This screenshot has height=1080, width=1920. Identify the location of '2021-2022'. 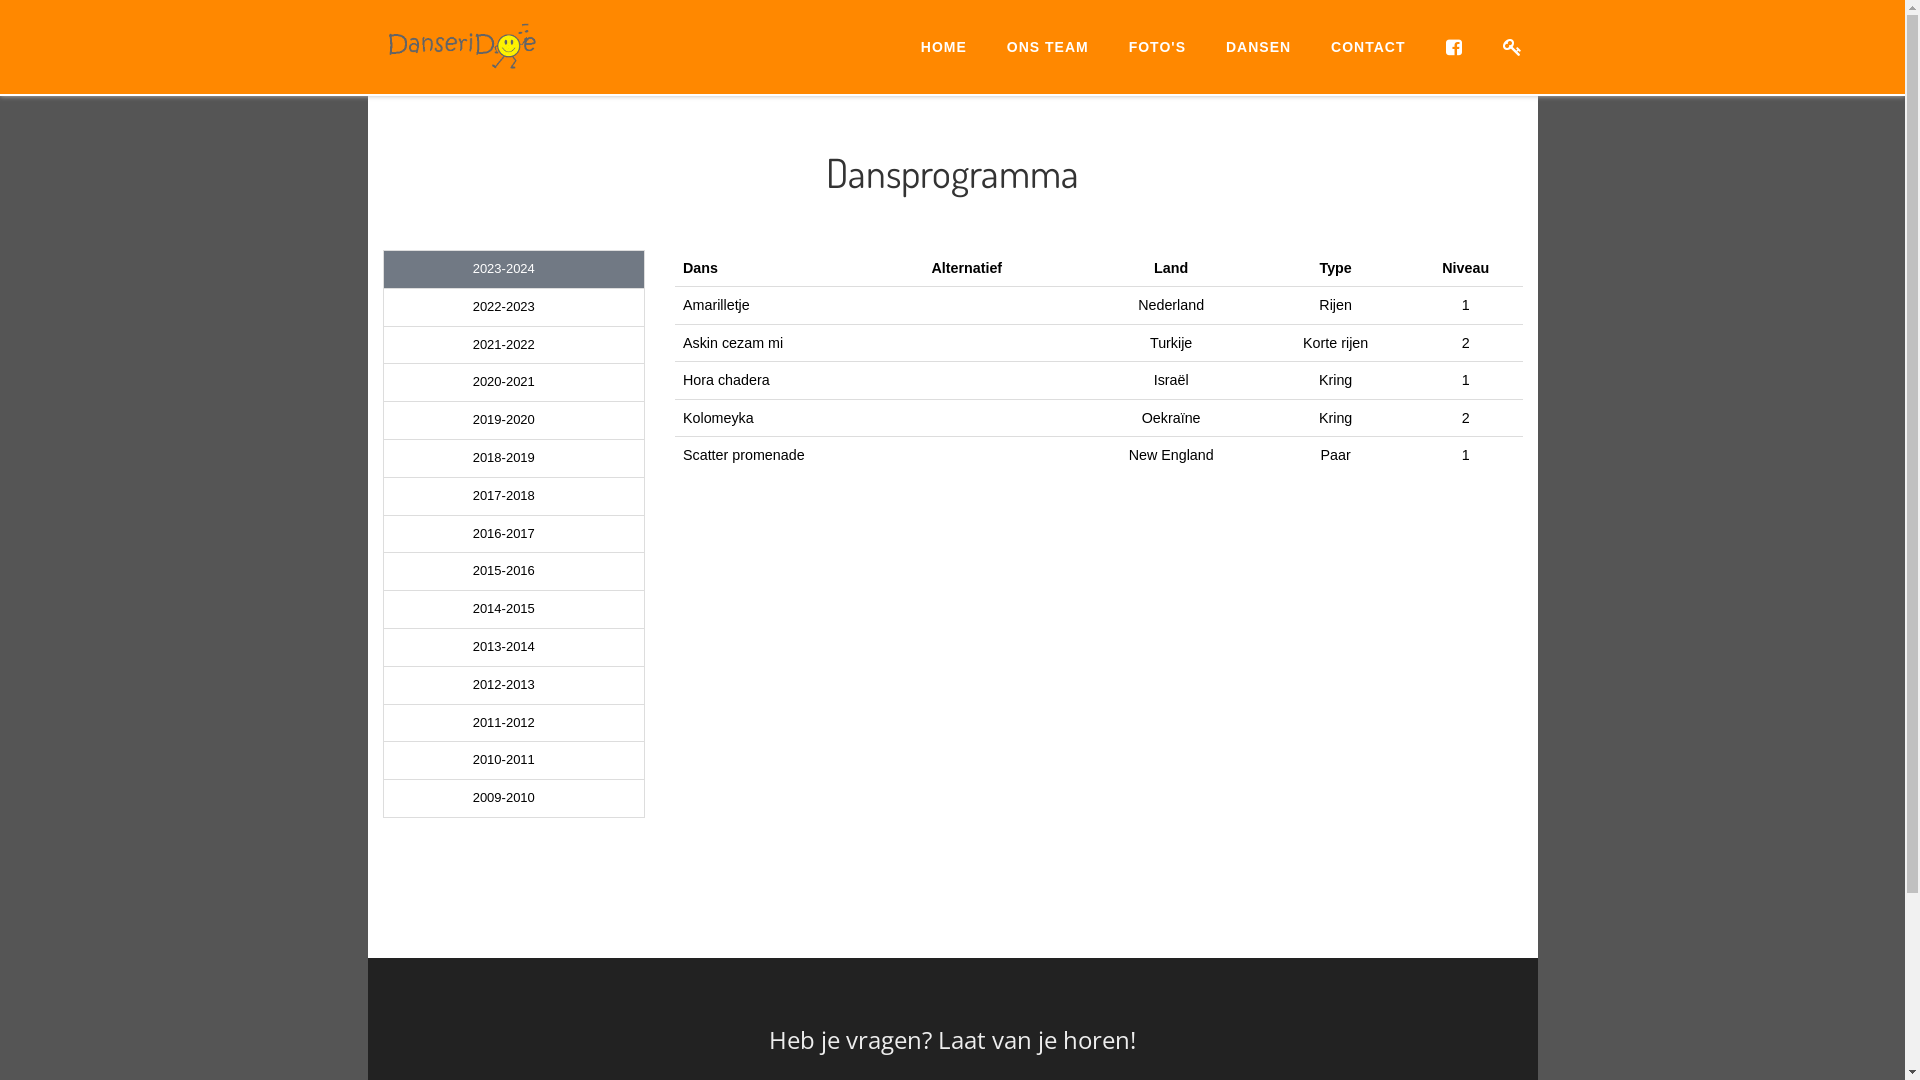
(514, 344).